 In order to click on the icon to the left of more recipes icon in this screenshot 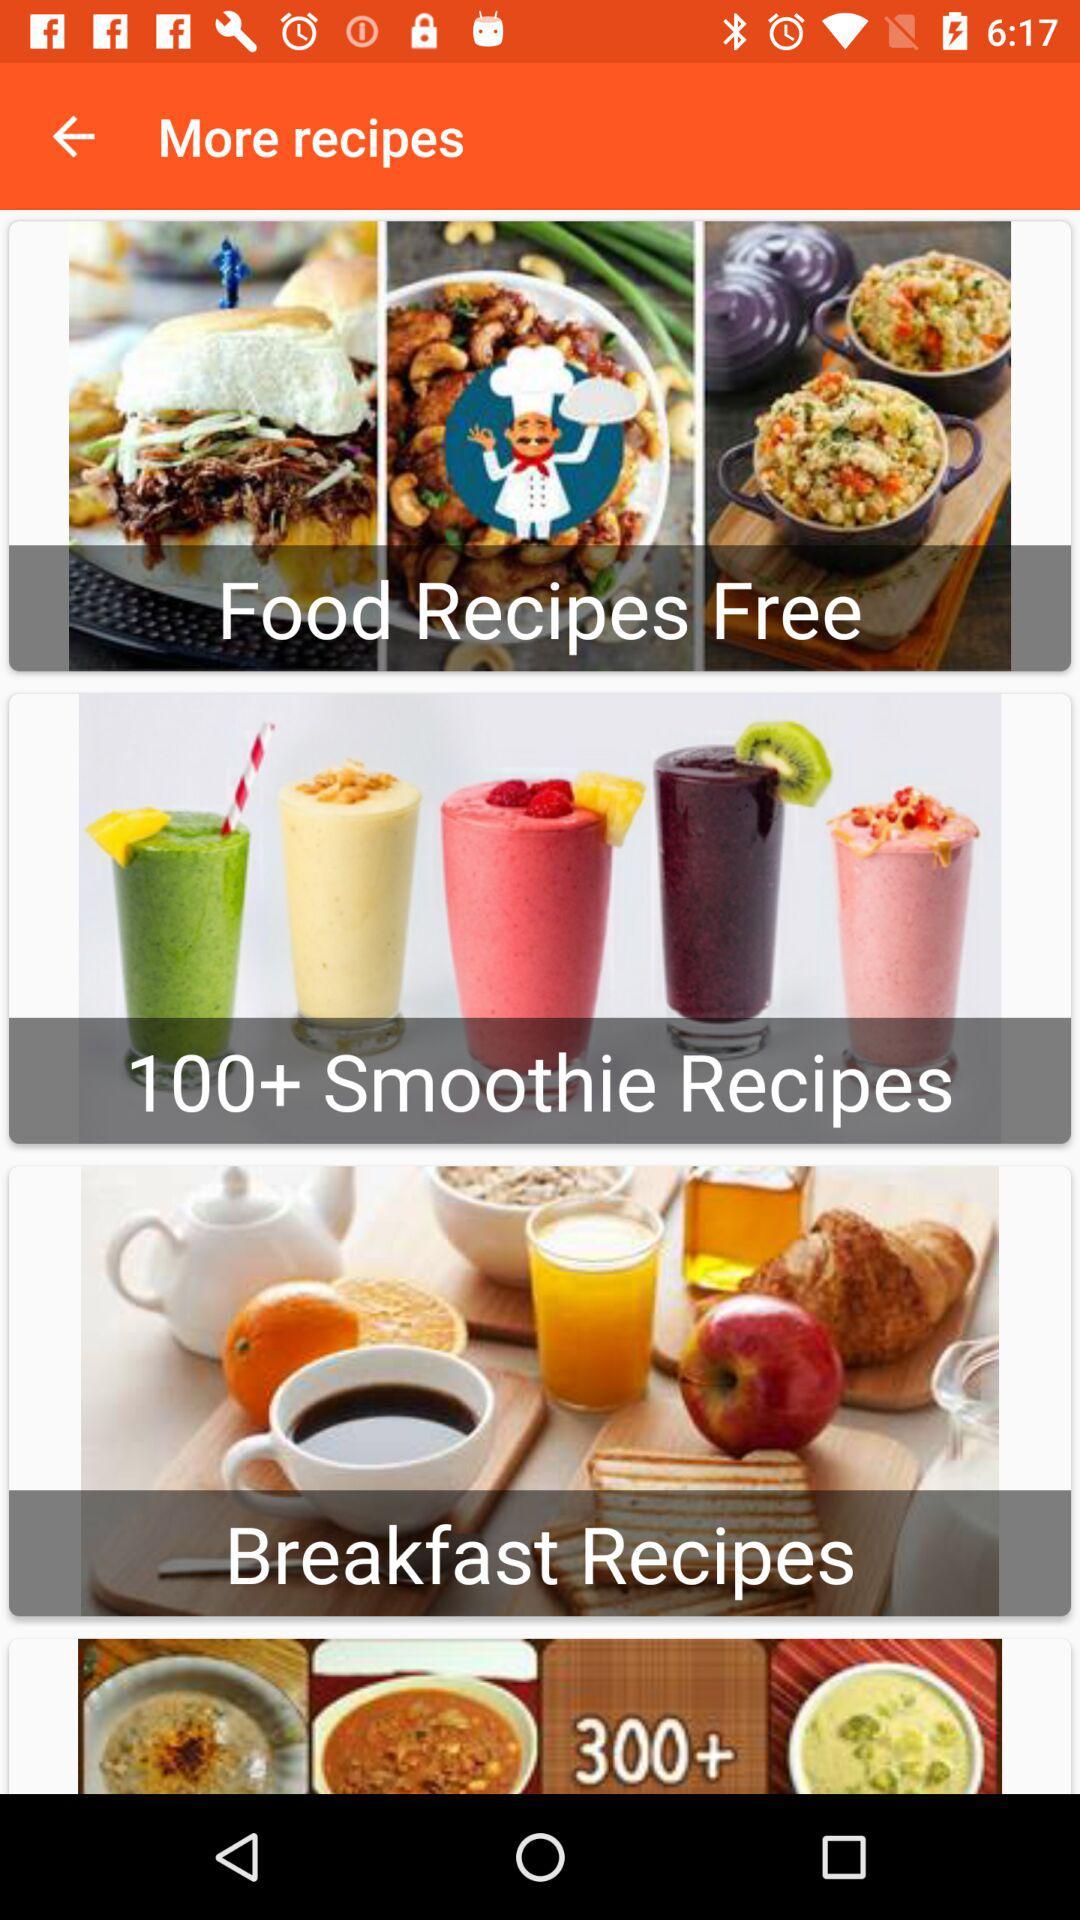, I will do `click(72, 135)`.